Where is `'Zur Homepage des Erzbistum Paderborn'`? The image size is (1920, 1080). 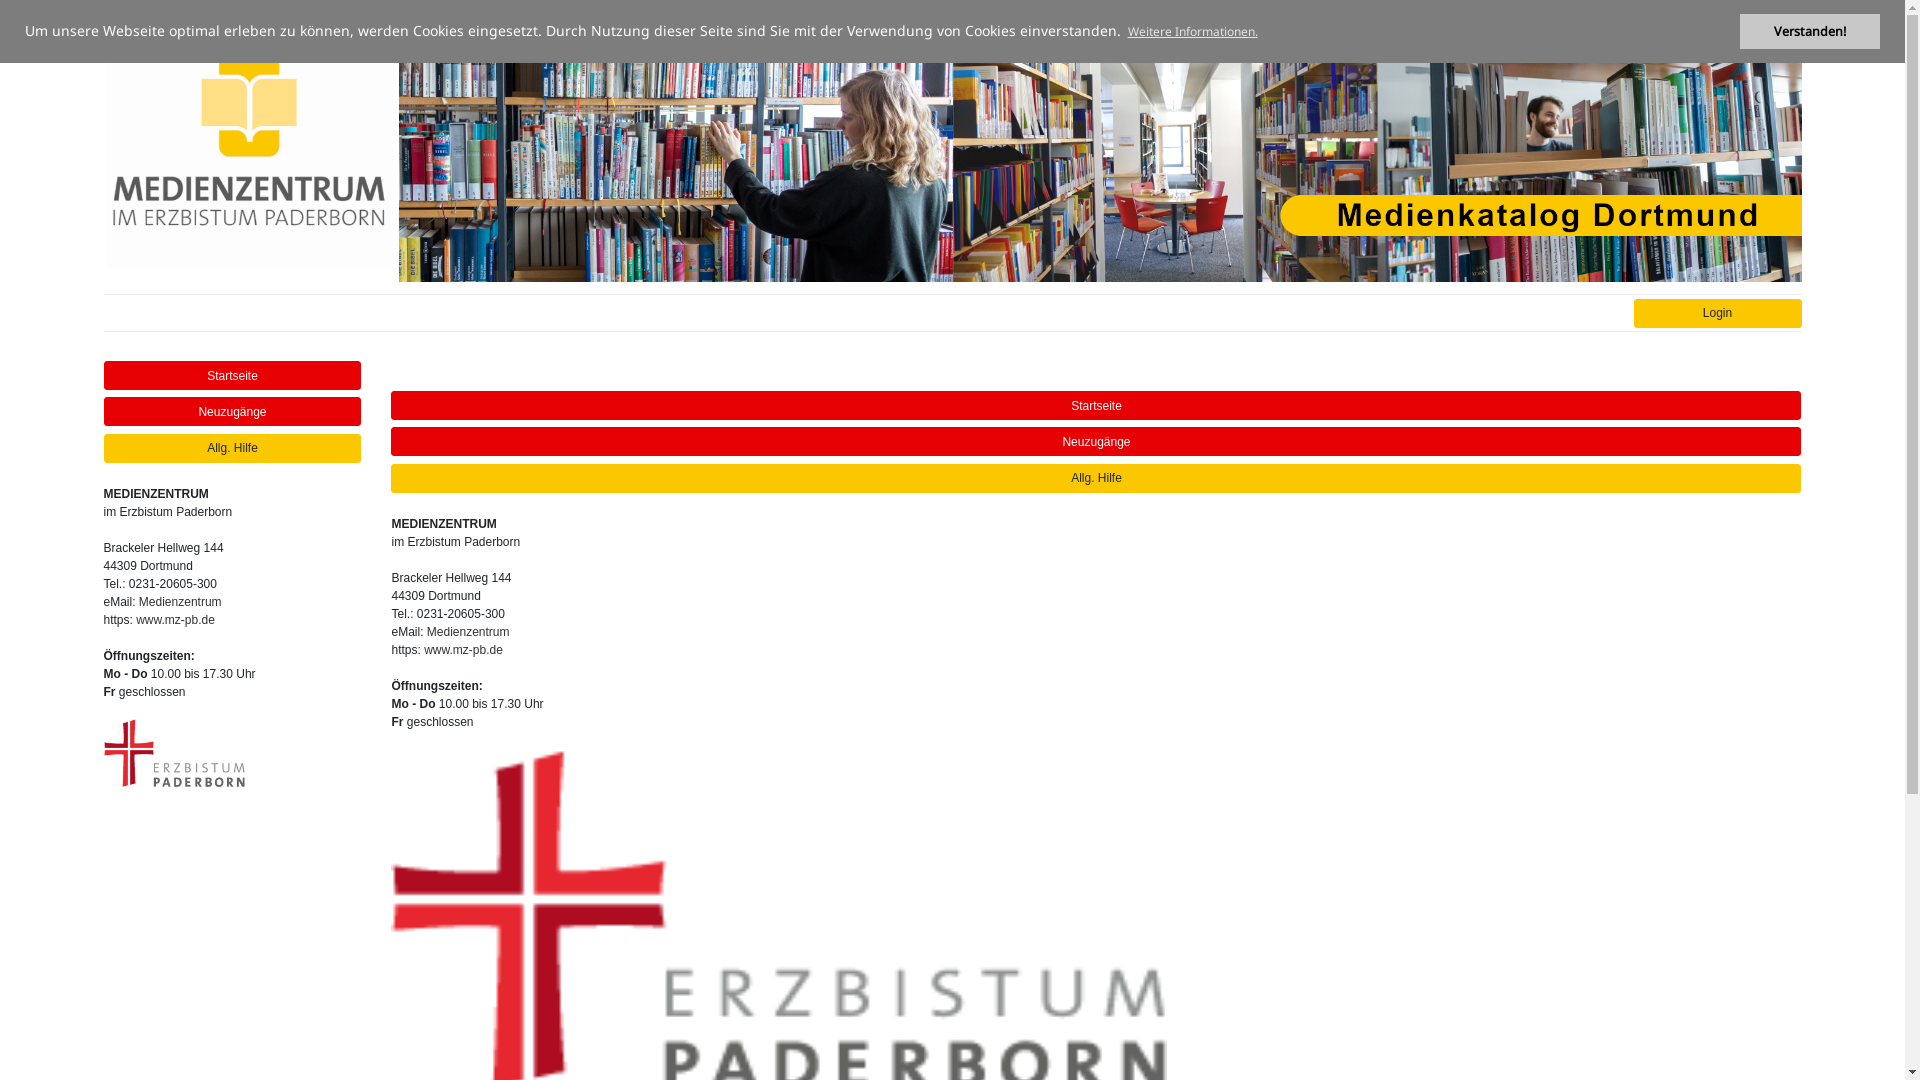
'Zur Homepage des Erzbistum Paderborn' is located at coordinates (174, 752).